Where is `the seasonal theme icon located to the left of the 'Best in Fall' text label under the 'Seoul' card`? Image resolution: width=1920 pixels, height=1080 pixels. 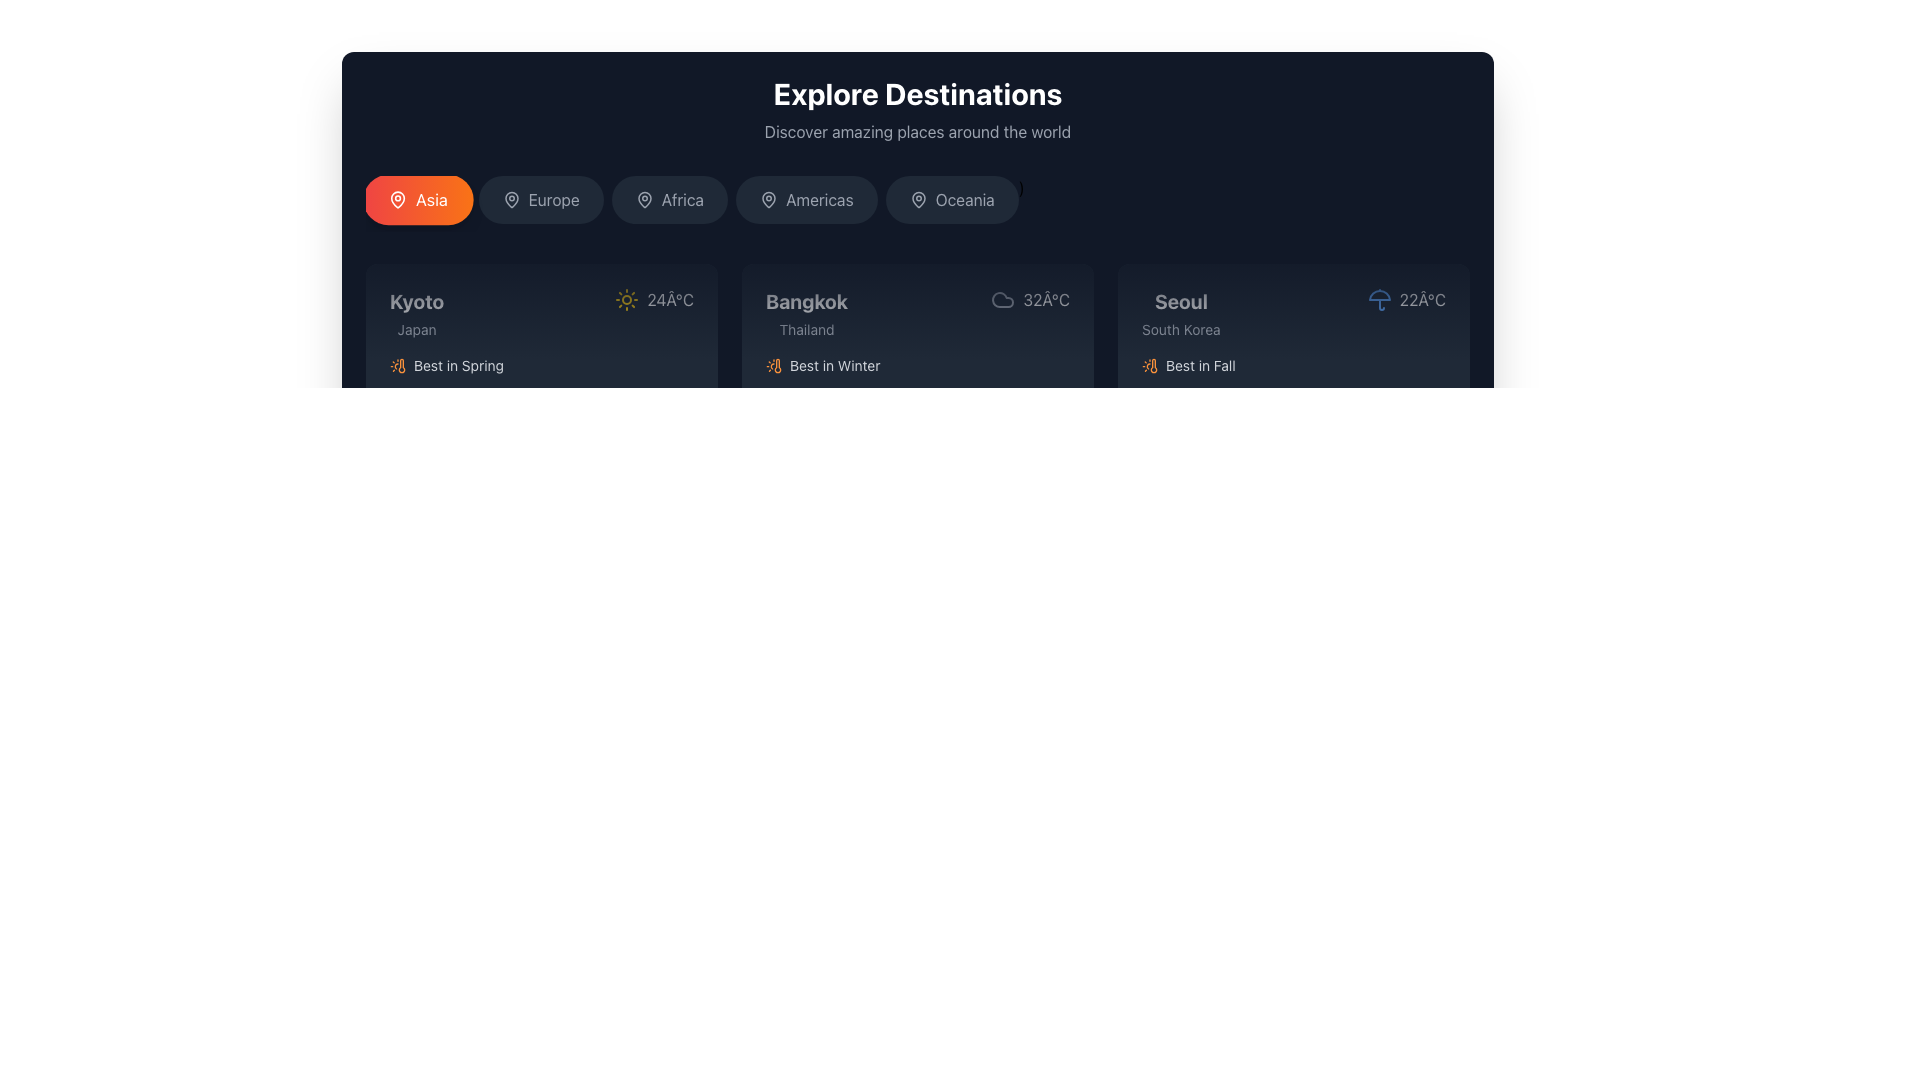 the seasonal theme icon located to the left of the 'Best in Fall' text label under the 'Seoul' card is located at coordinates (1150, 366).